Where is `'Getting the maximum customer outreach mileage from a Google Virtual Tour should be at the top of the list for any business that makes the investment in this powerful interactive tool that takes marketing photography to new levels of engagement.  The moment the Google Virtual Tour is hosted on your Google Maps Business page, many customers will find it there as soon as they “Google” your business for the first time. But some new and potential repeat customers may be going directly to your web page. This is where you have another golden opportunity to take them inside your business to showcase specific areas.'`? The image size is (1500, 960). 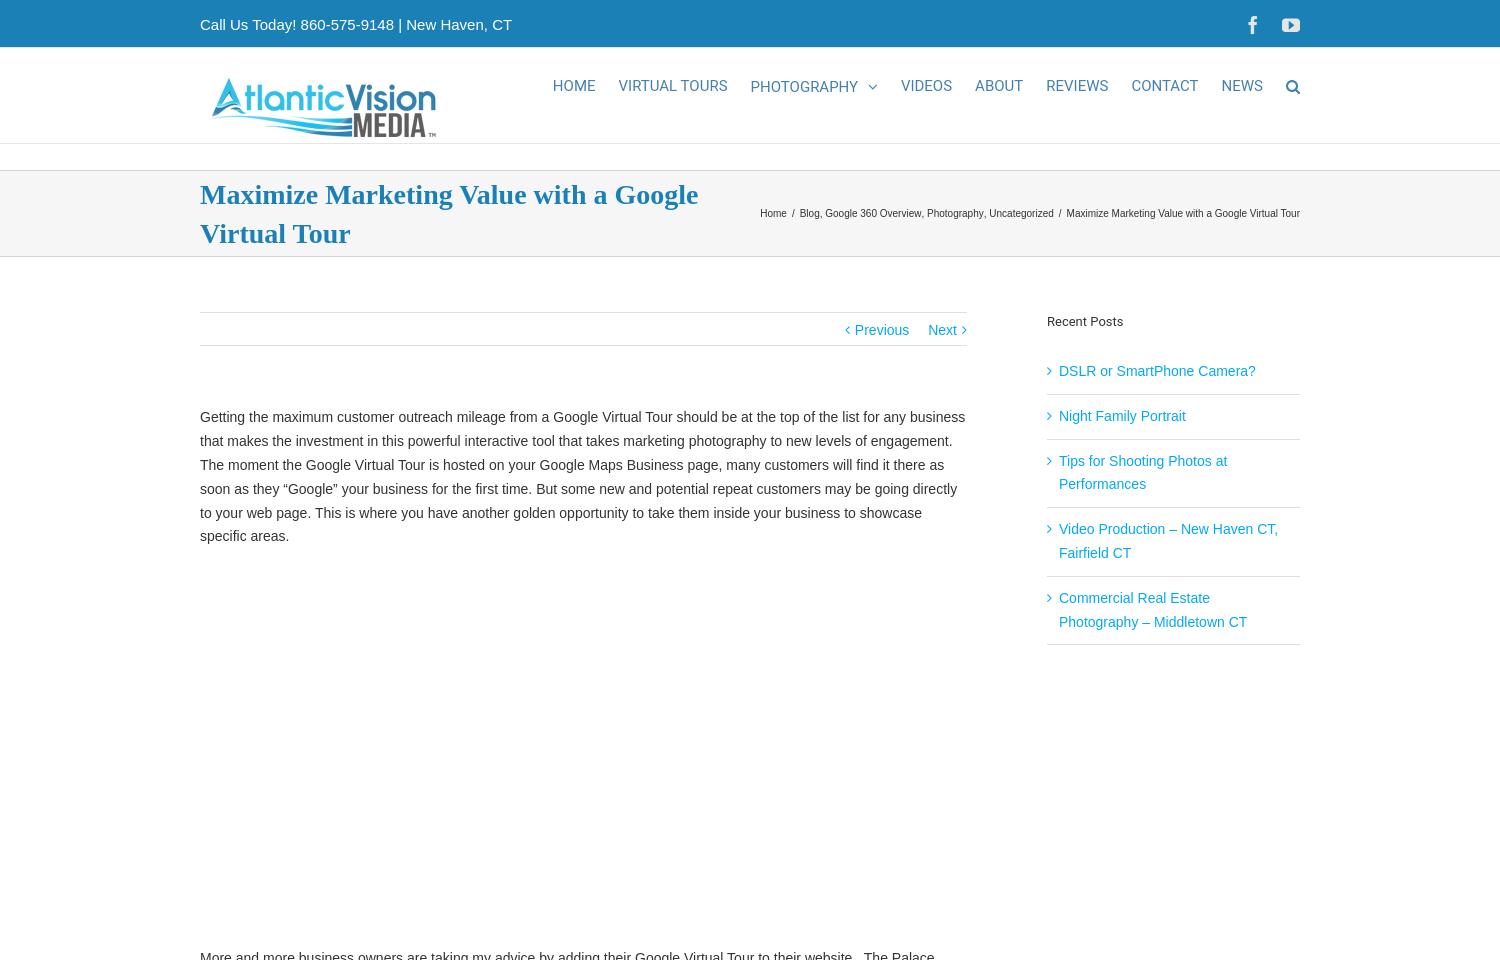
'Getting the maximum customer outreach mileage from a Google Virtual Tour should be at the top of the list for any business that makes the investment in this powerful interactive tool that takes marketing photography to new levels of engagement.  The moment the Google Virtual Tour is hosted on your Google Maps Business page, many customers will find it there as soon as they “Google” your business for the first time. But some new and potential repeat customers may be going directly to your web page. This is where you have another golden opportunity to take them inside your business to showcase specific areas.' is located at coordinates (581, 497).